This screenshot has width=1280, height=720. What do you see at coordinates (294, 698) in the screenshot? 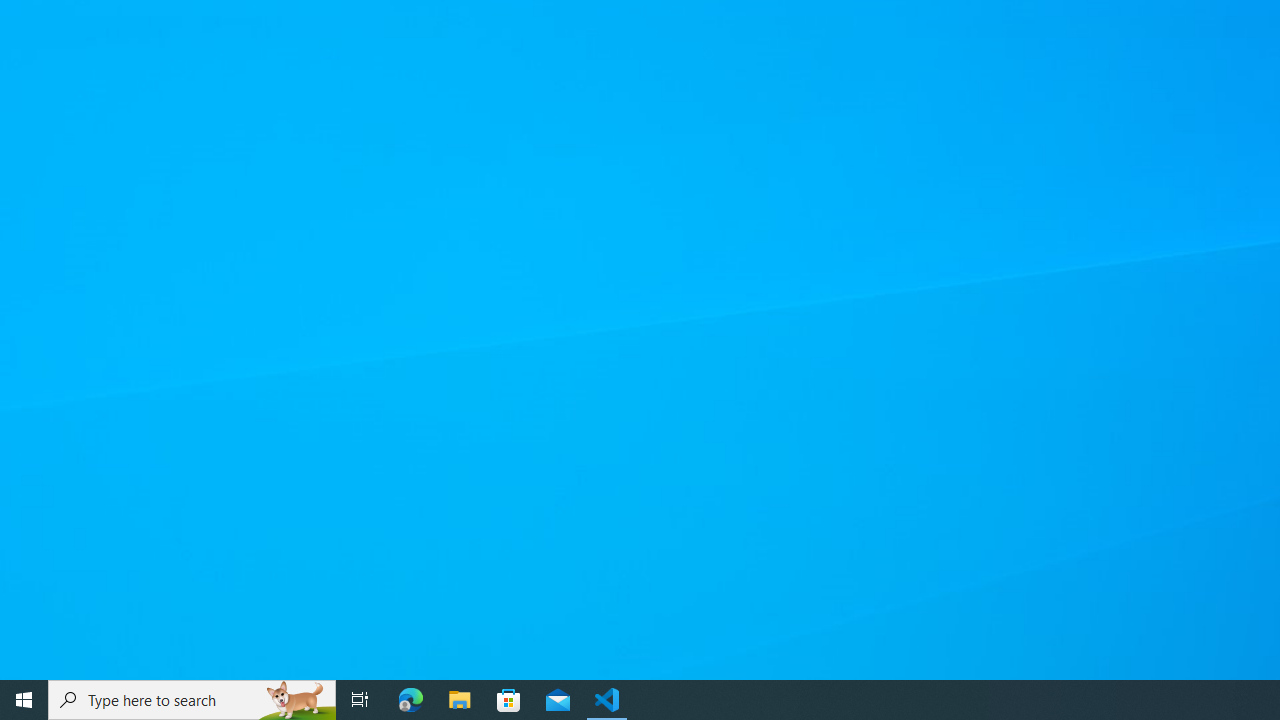
I see `'Search highlights icon opens search home window'` at bounding box center [294, 698].